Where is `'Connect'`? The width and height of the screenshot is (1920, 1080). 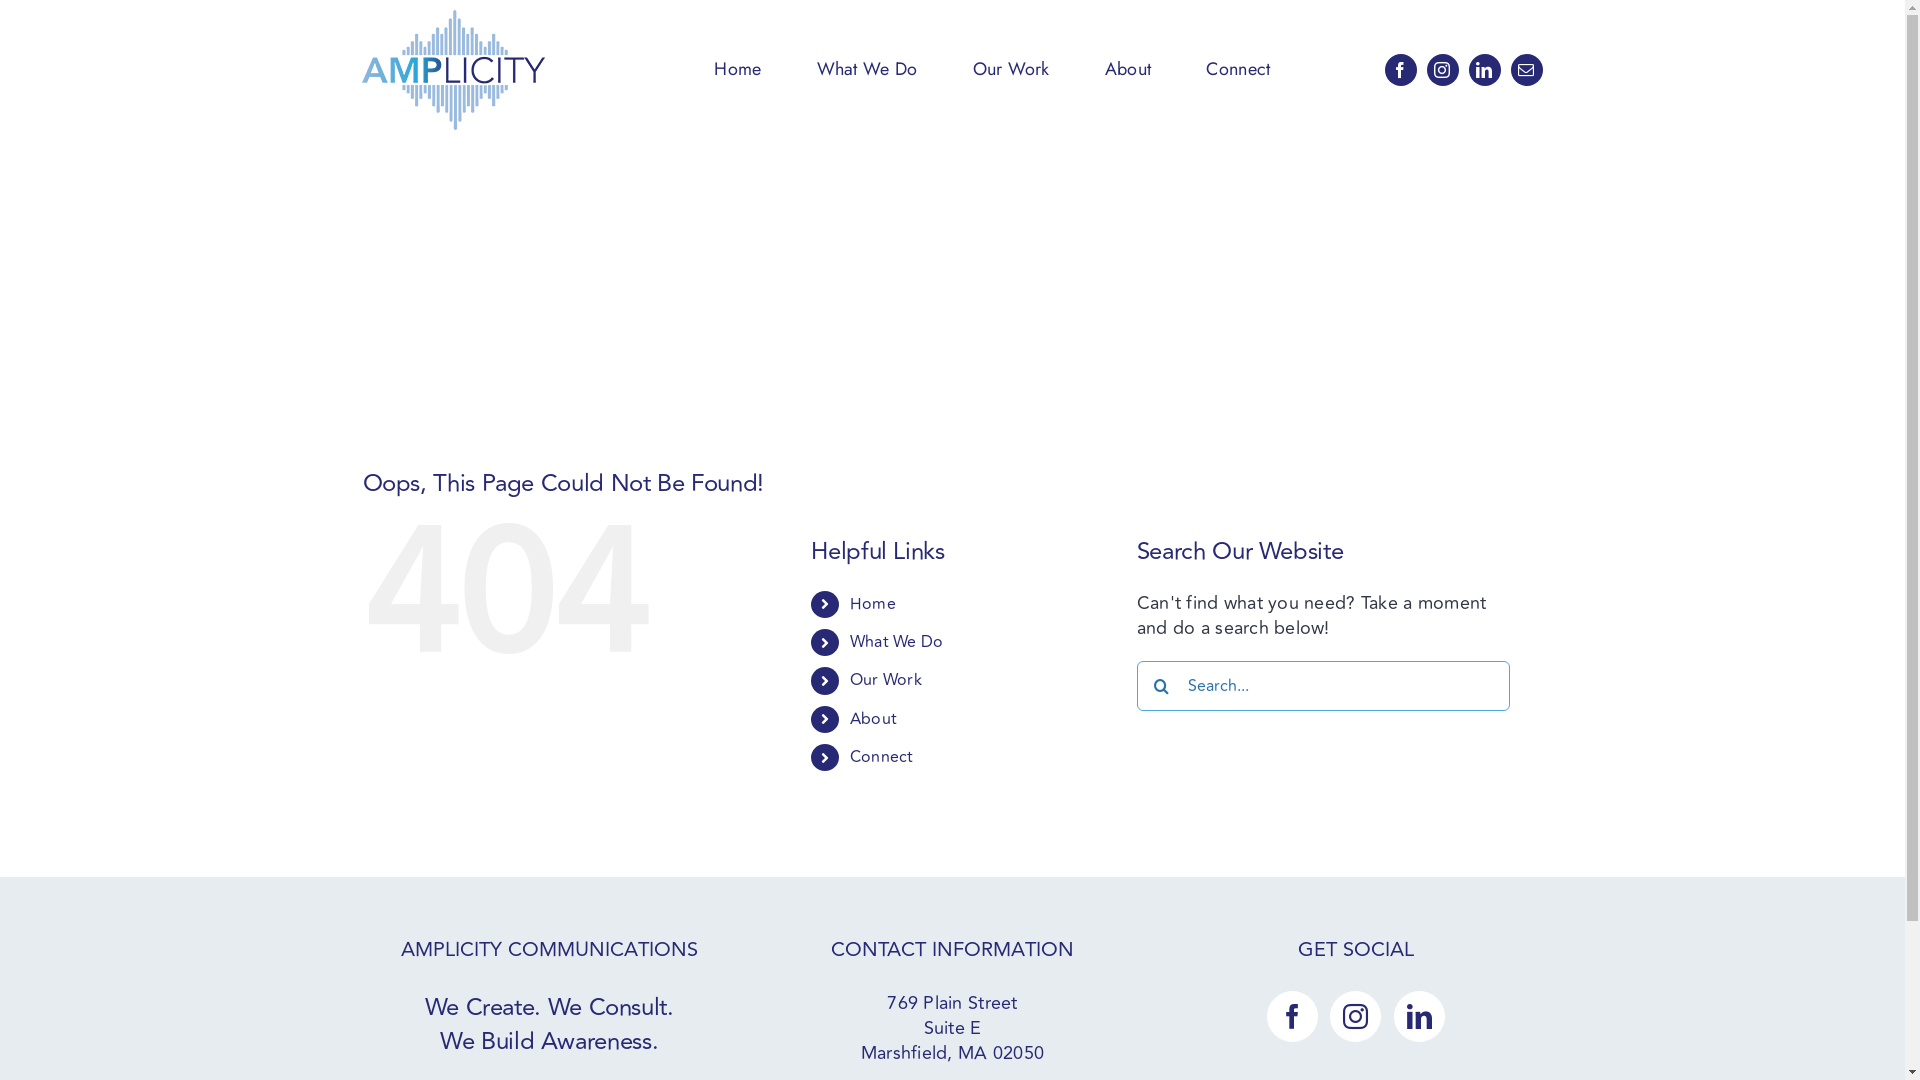
'Connect' is located at coordinates (881, 756).